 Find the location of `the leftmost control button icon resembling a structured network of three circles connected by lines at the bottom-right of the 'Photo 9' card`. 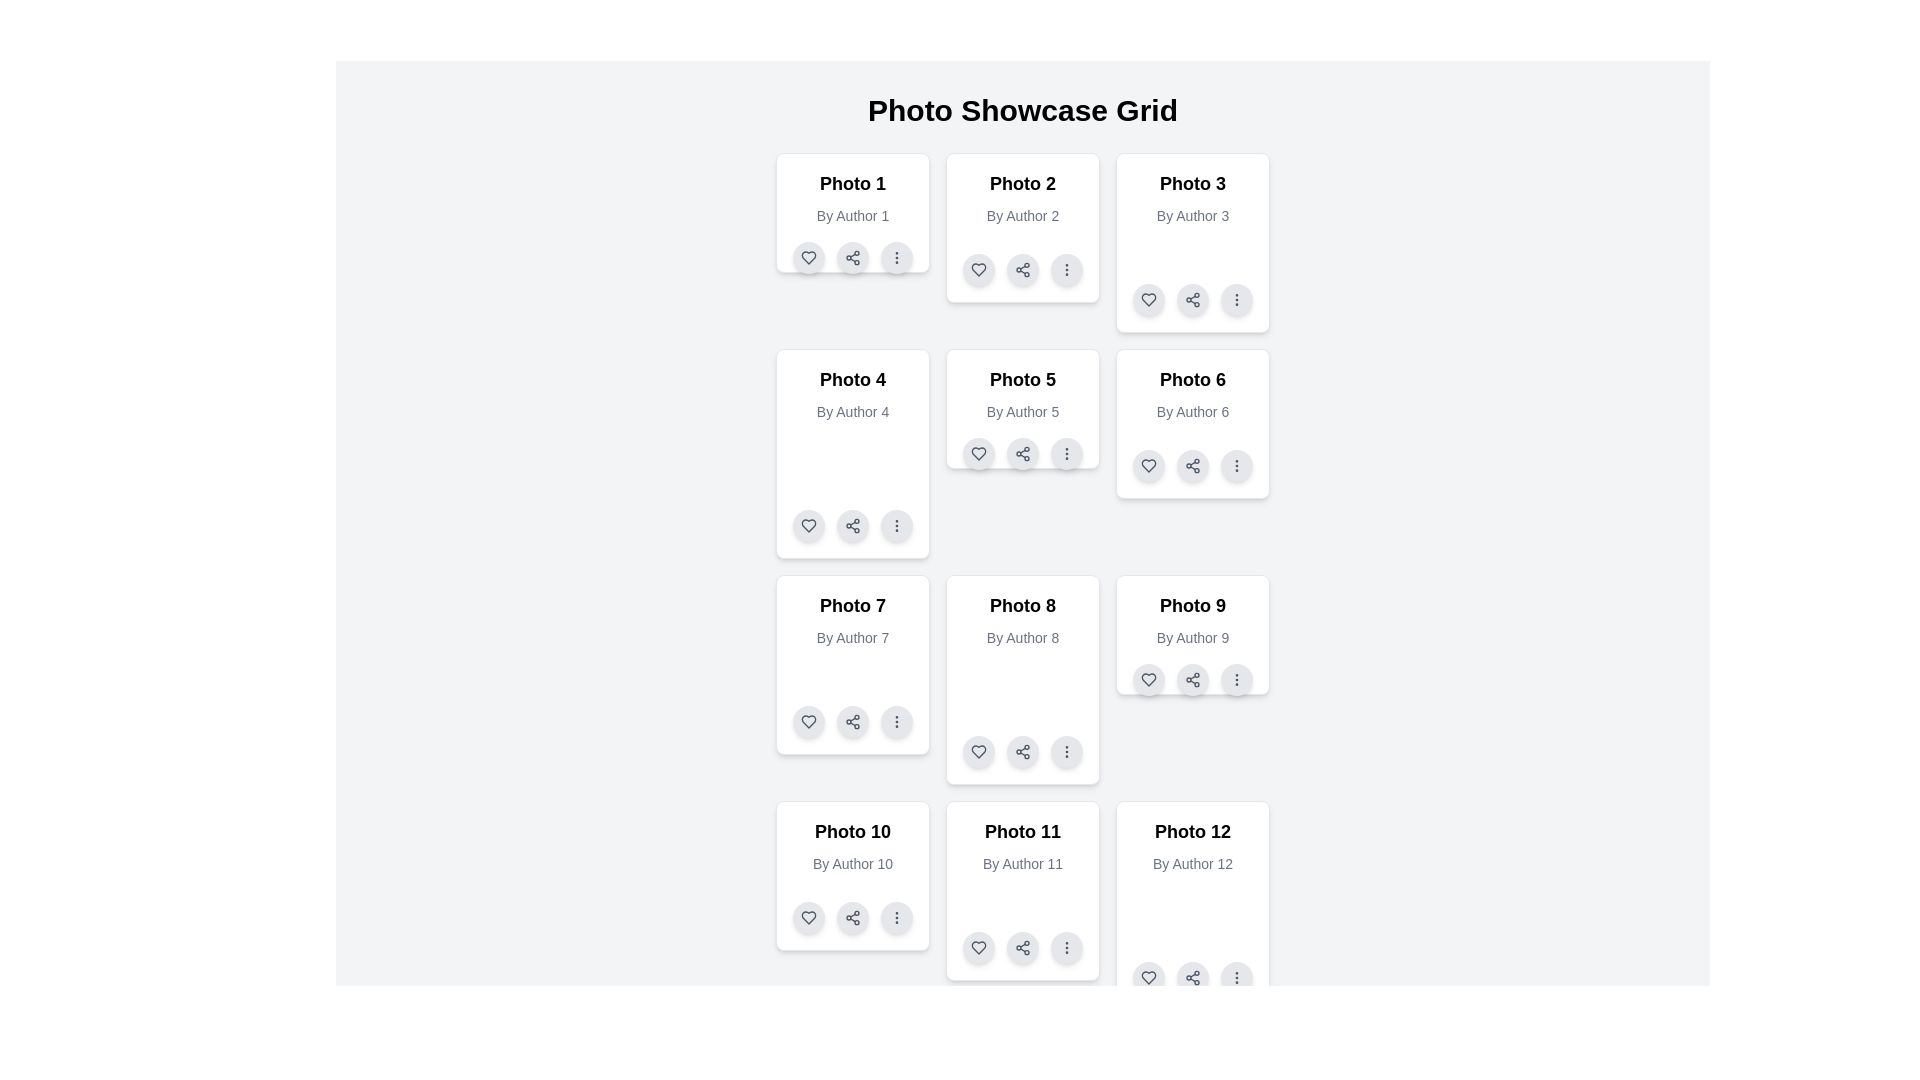

the leftmost control button icon resembling a structured network of three circles connected by lines at the bottom-right of the 'Photo 9' card is located at coordinates (1193, 678).